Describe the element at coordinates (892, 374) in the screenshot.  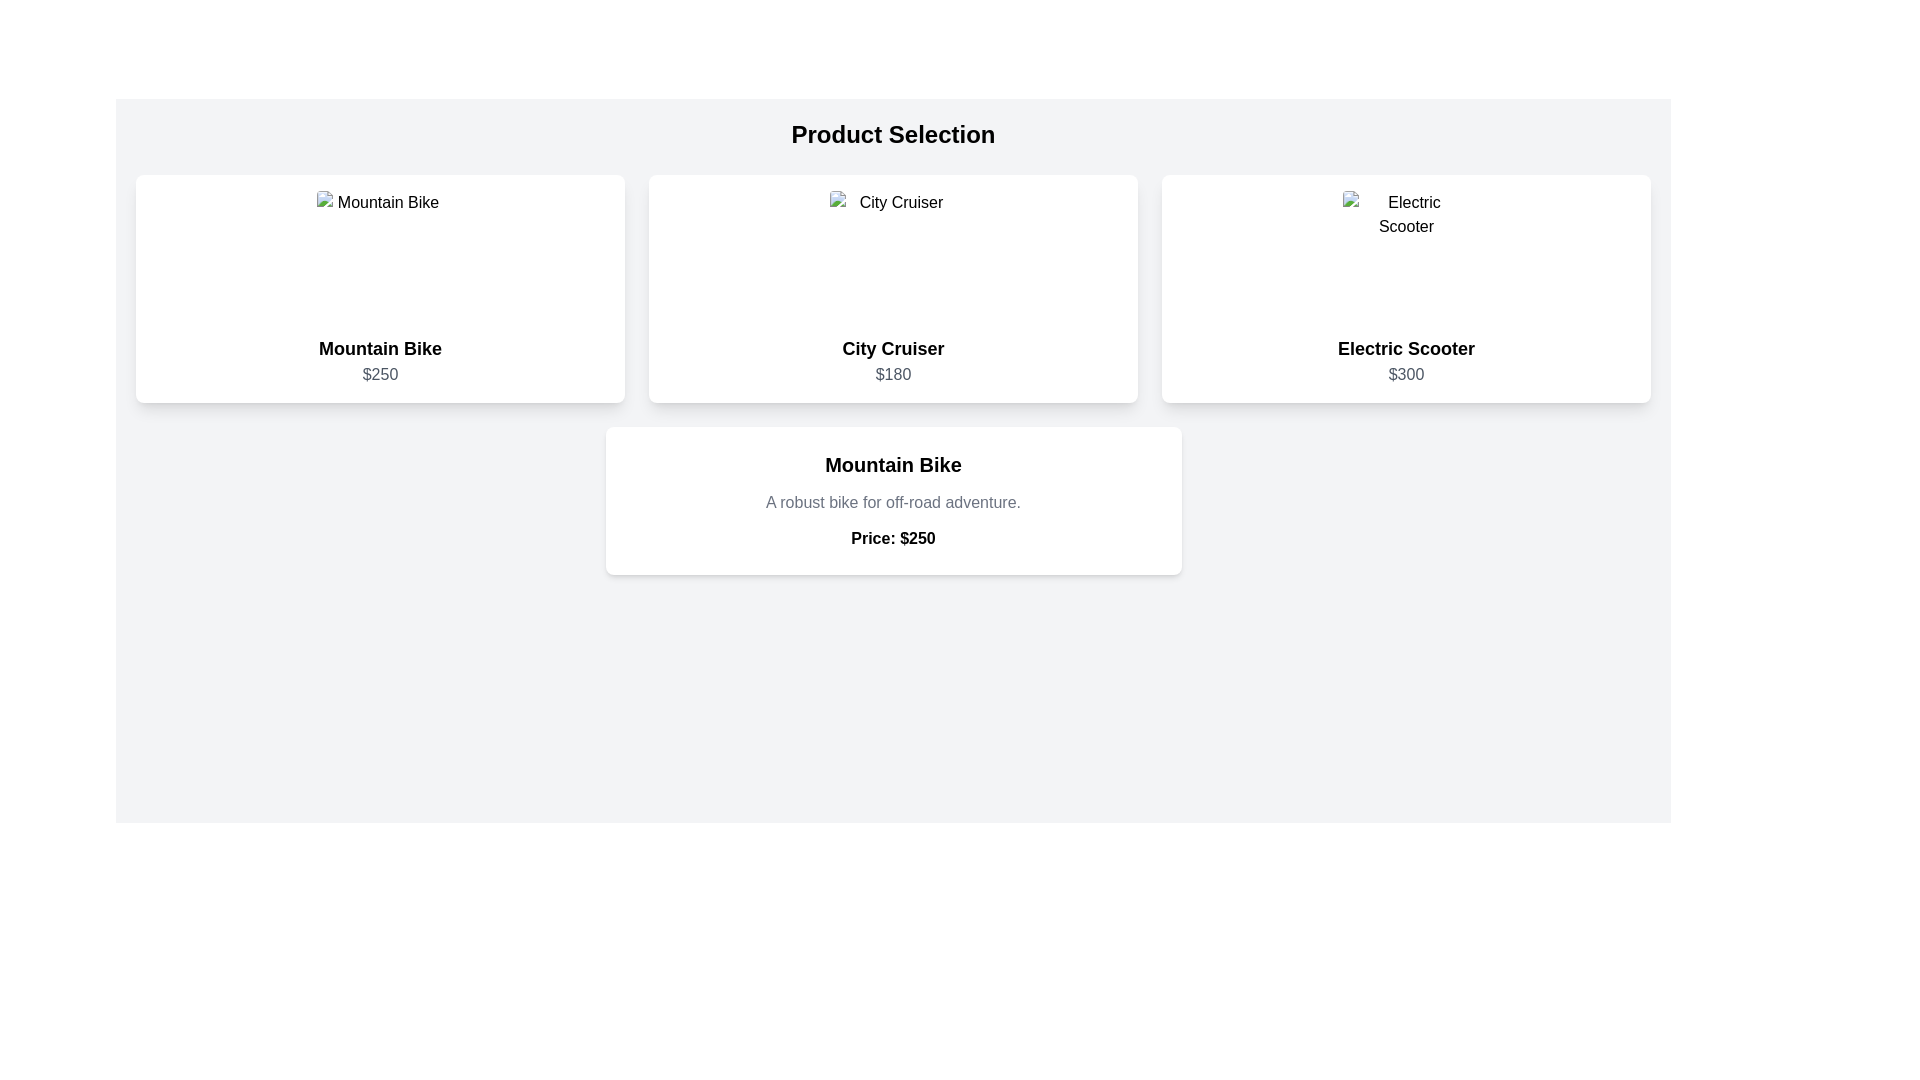
I see `the price tag displaying '$180' located centrally beneath the title 'City Cruiser' in the product card` at that location.